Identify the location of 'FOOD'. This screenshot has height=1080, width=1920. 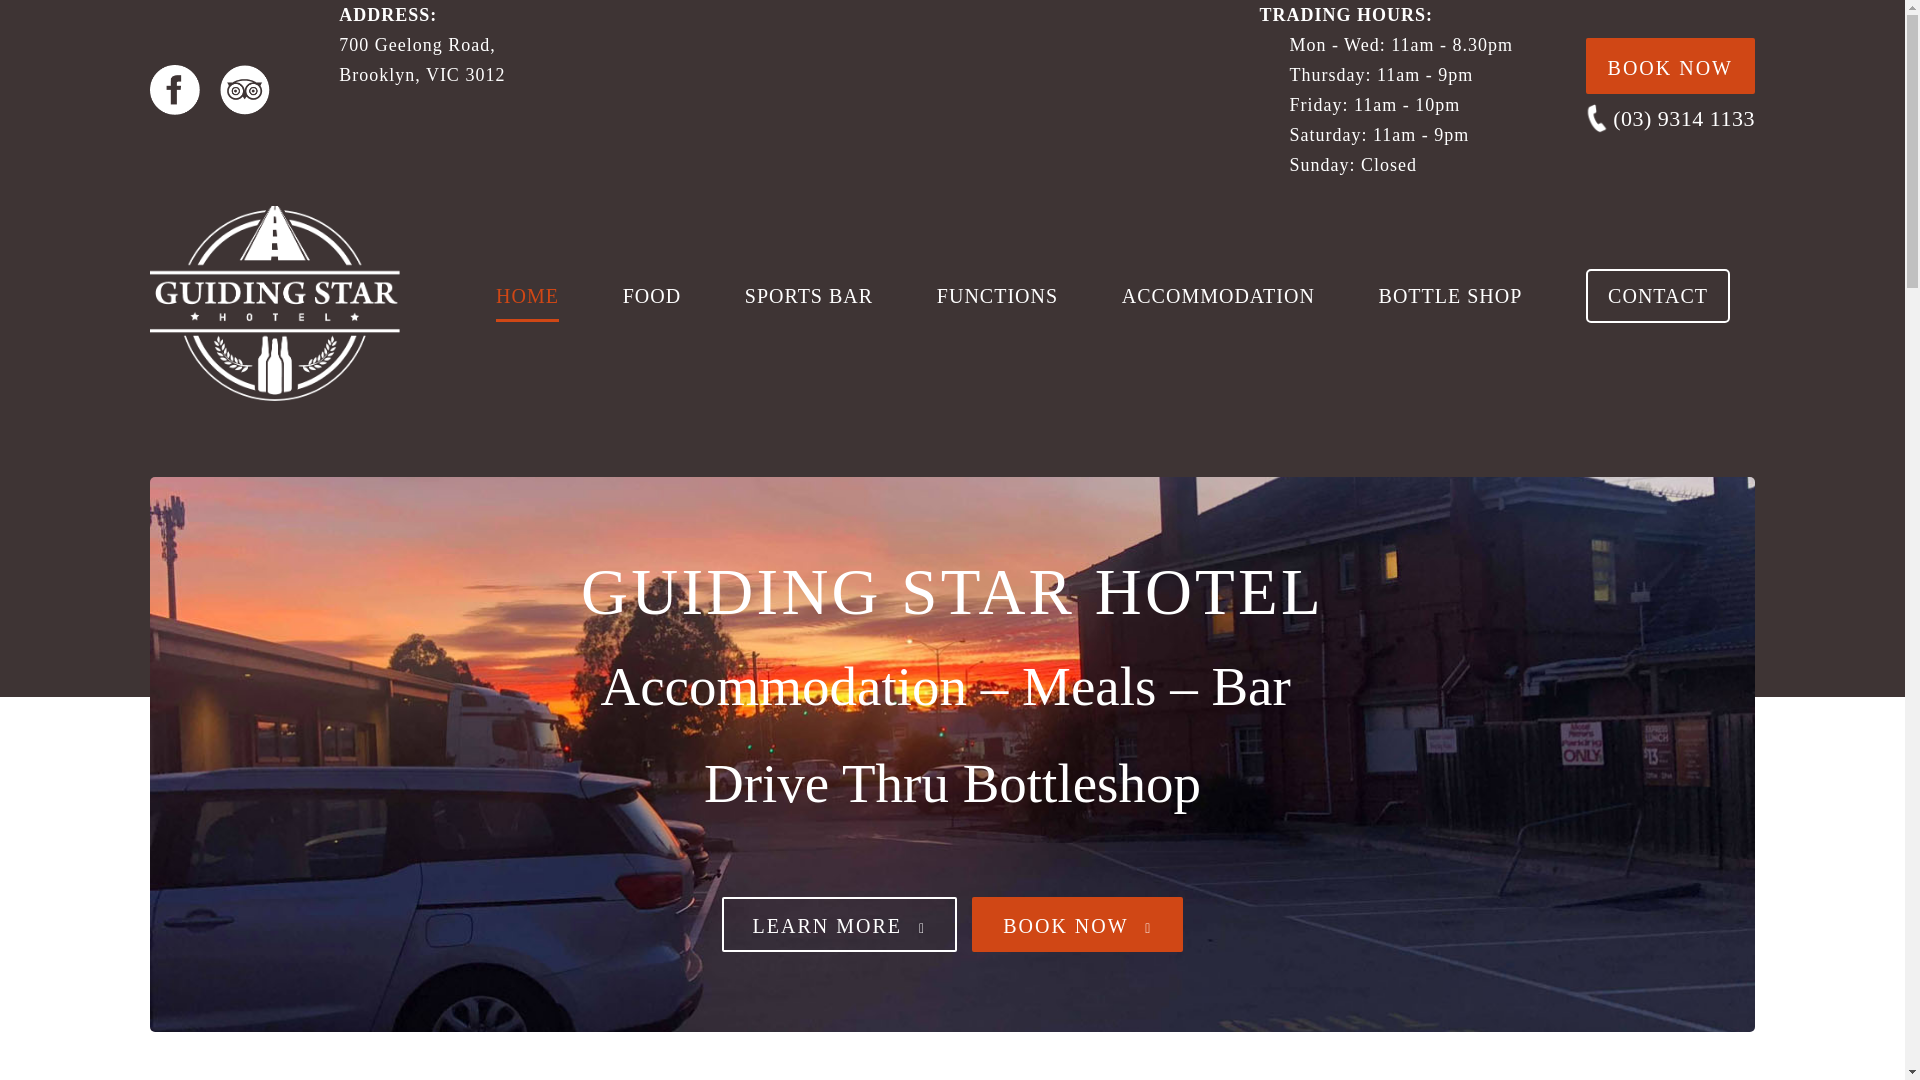
(652, 296).